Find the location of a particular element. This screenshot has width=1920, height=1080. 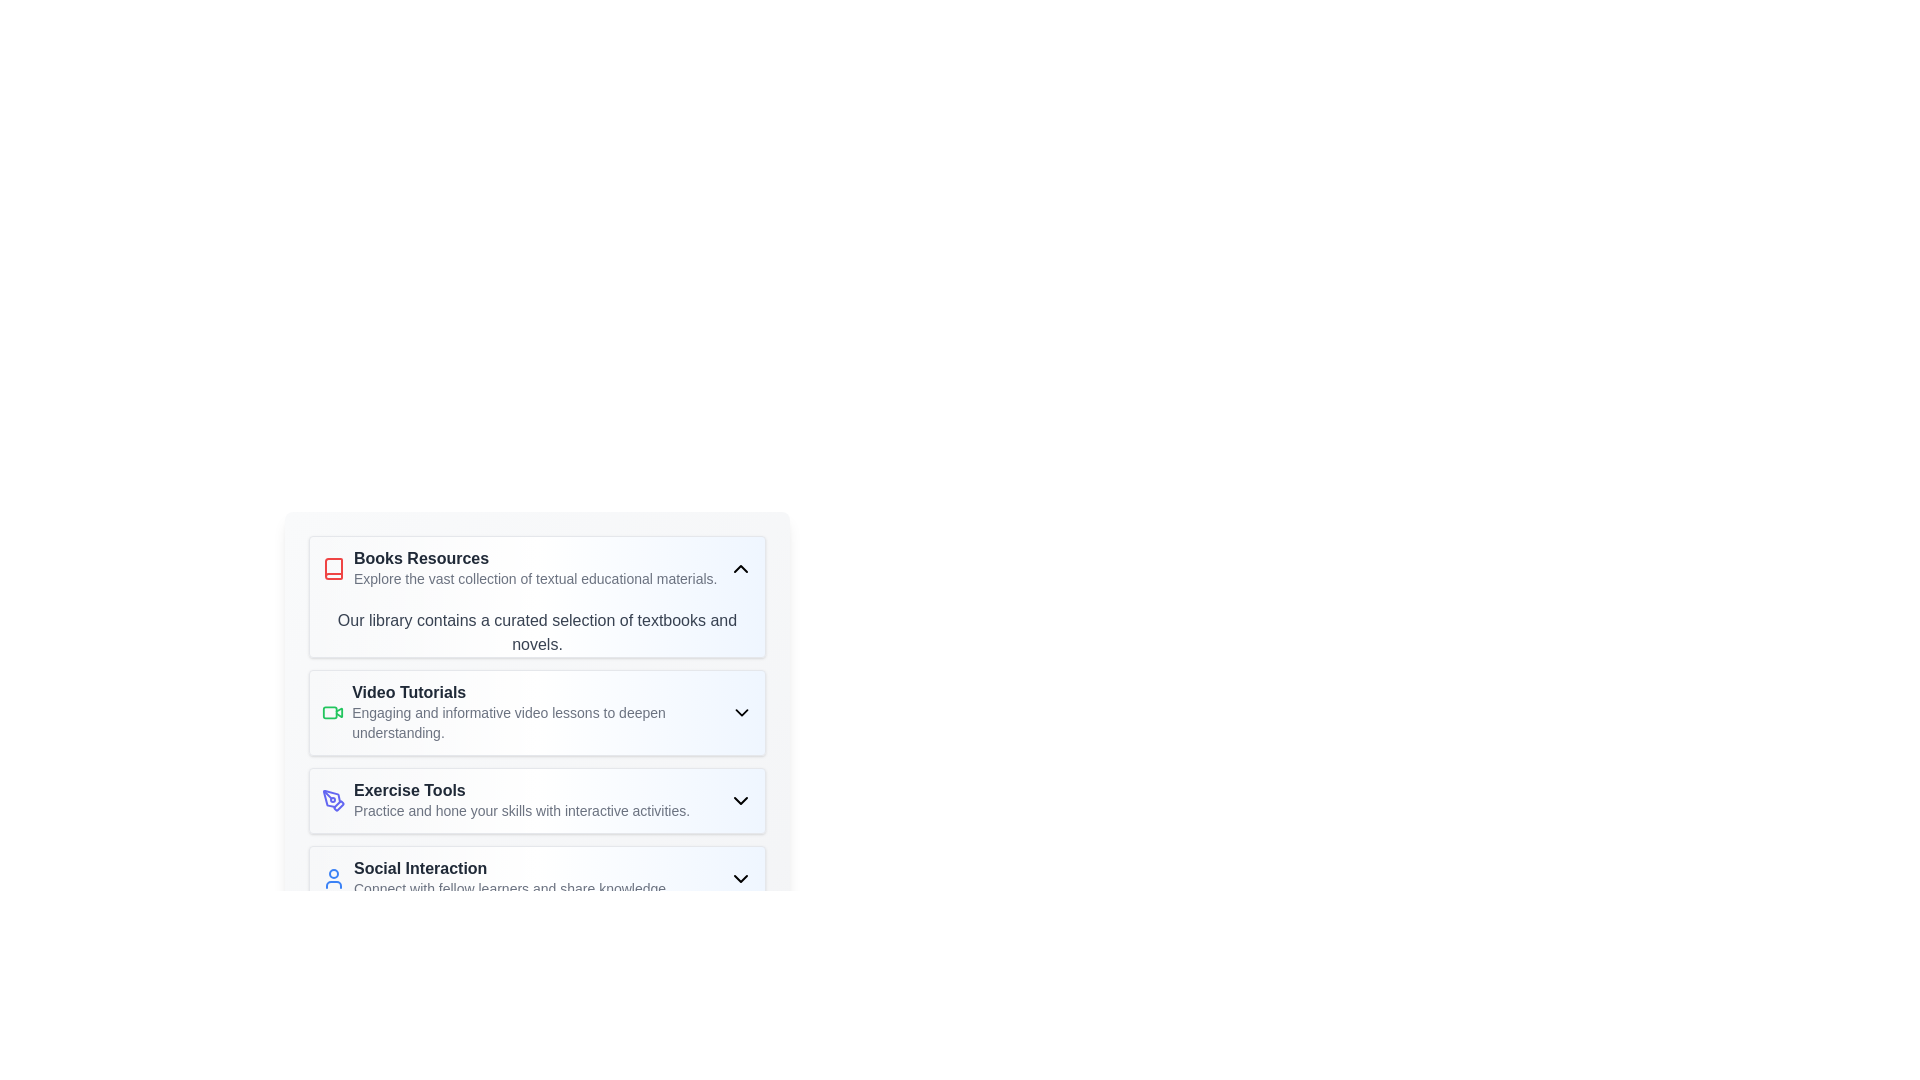

the second collapsible card in the vertically stacked list that presents video tutorials to trigger interaction effects is located at coordinates (537, 712).